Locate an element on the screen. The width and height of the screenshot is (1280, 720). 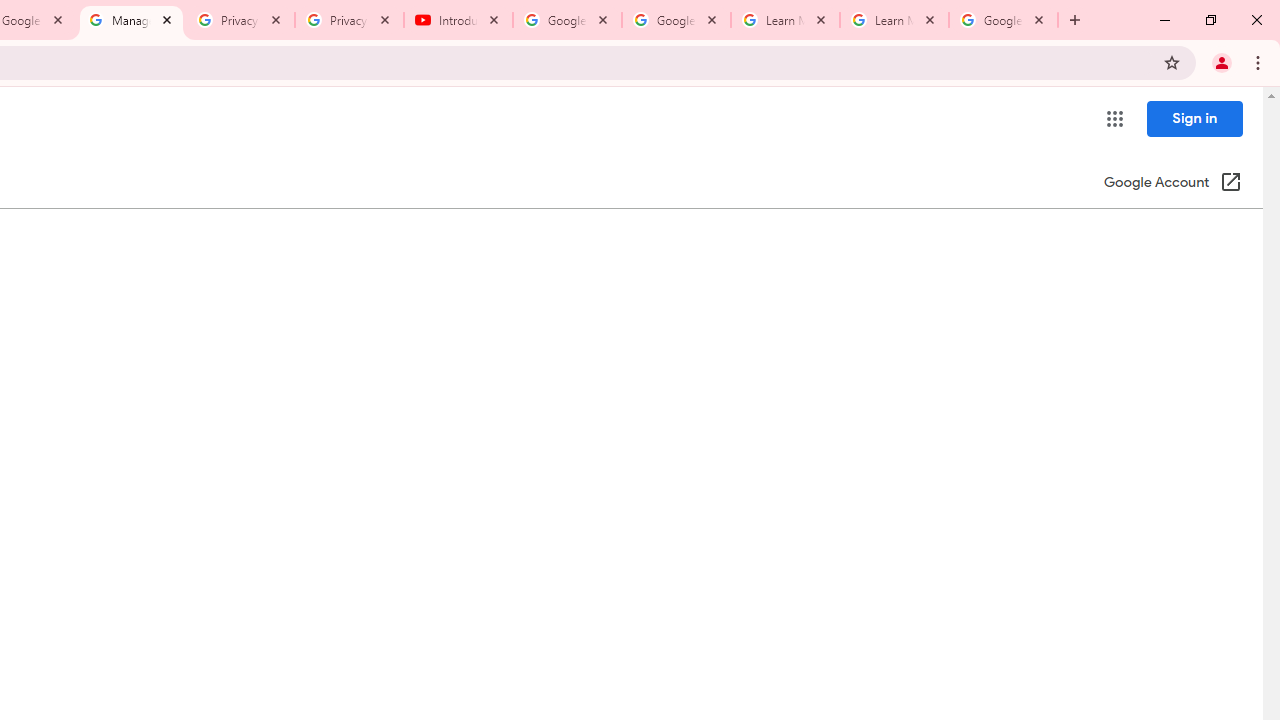
'Google Account (Open in a new window)' is located at coordinates (1173, 183).